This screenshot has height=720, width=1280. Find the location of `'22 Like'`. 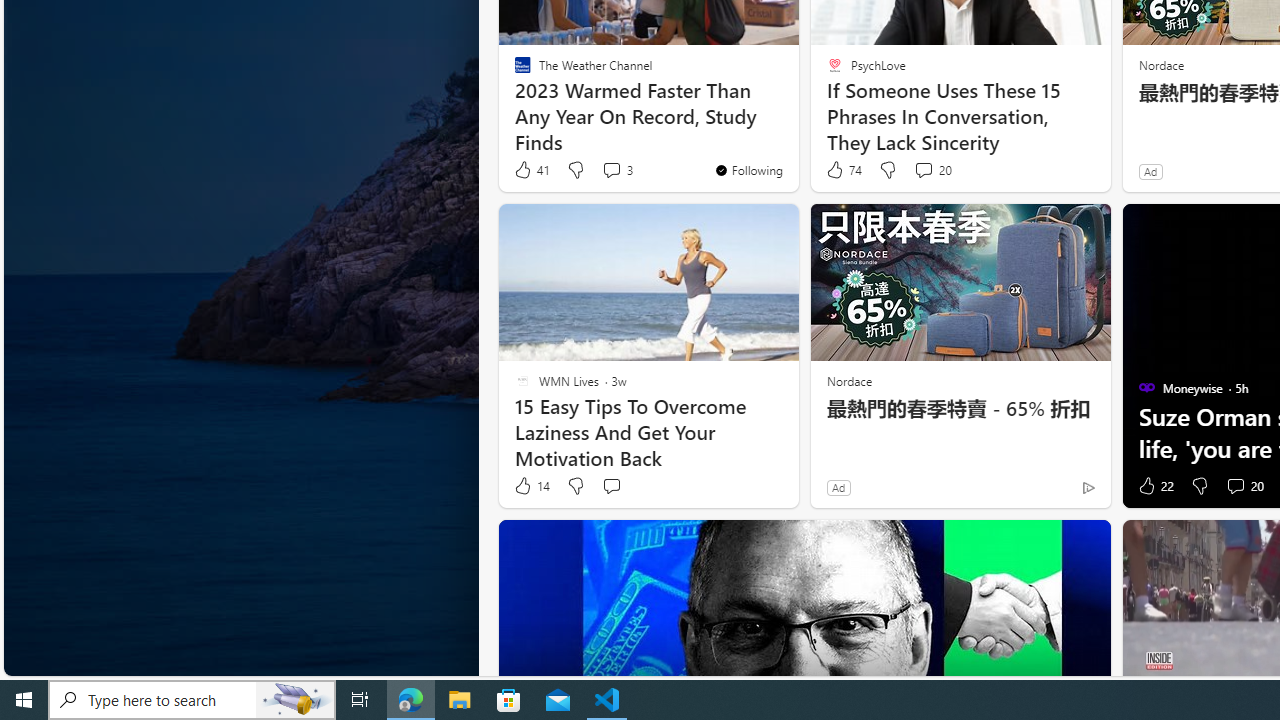

'22 Like' is located at coordinates (1154, 486).